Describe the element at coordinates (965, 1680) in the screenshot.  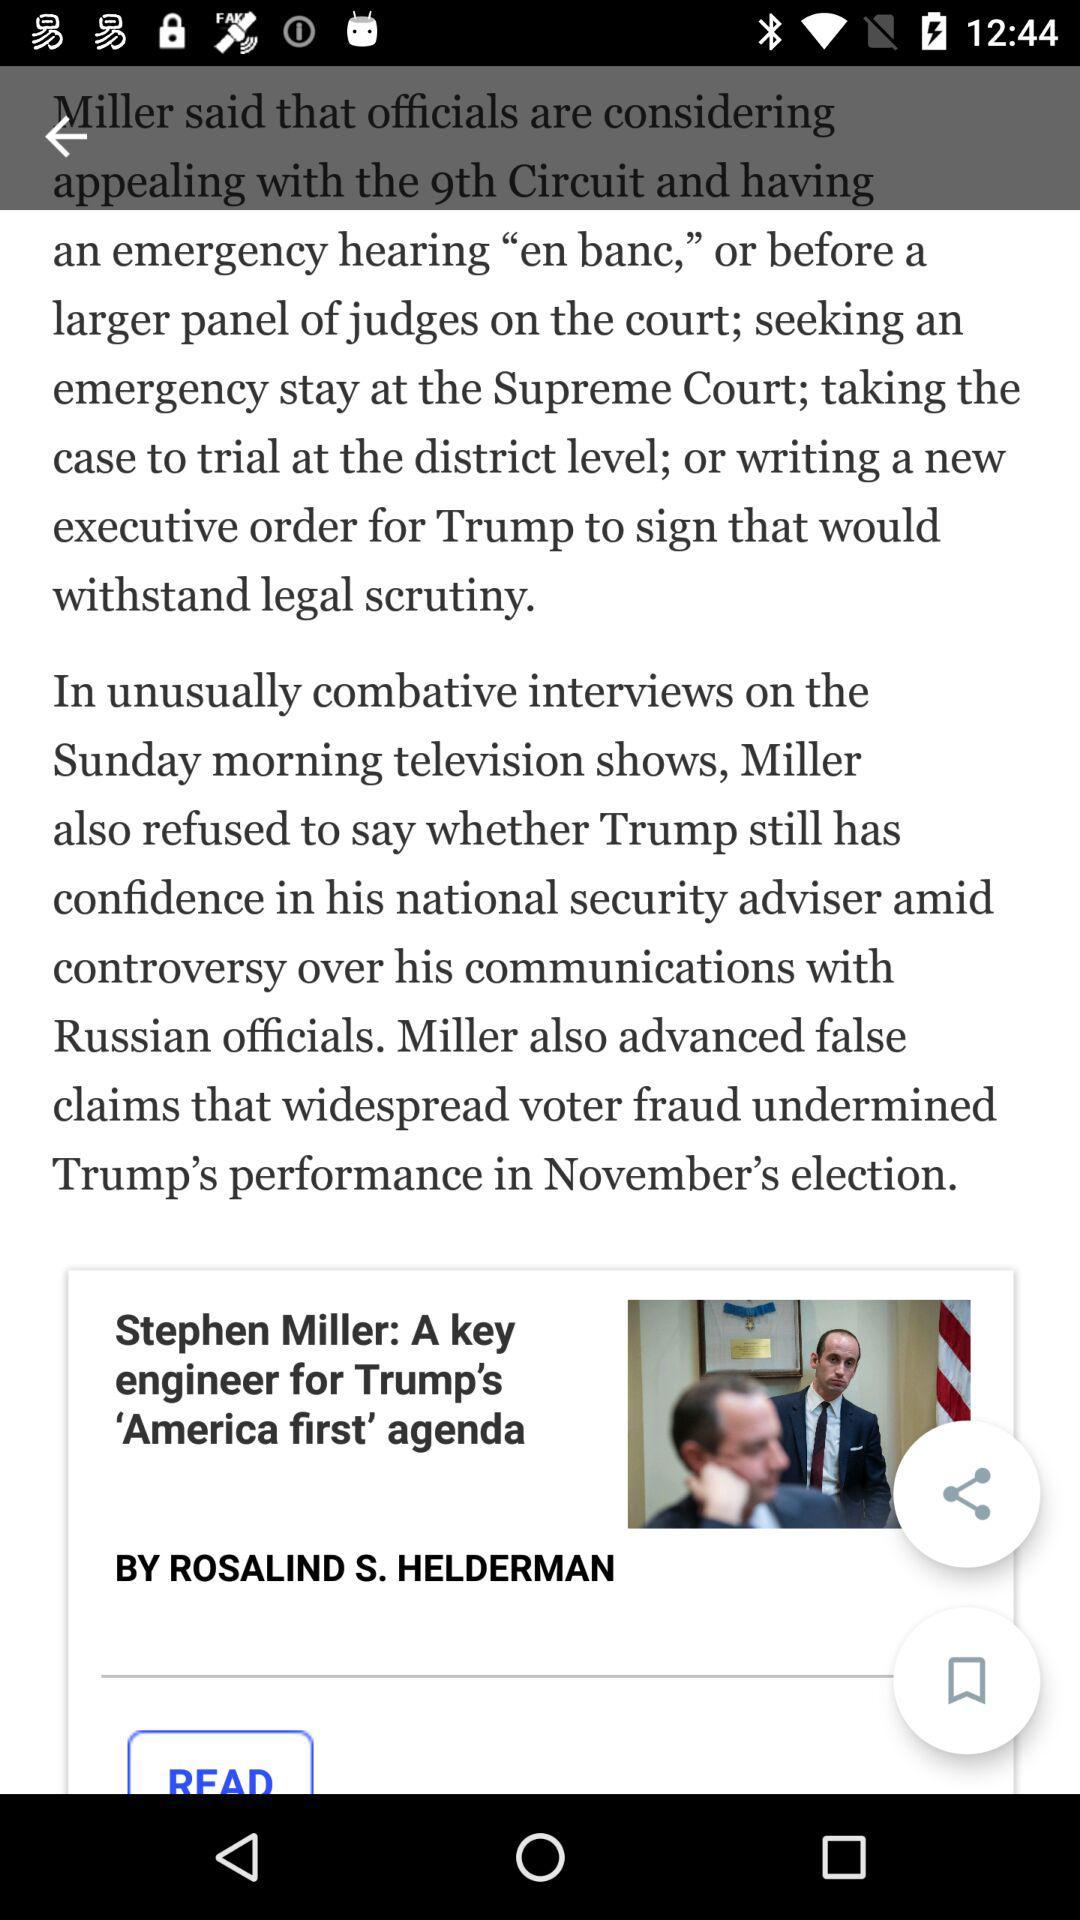
I see `the bookmark icon` at that location.